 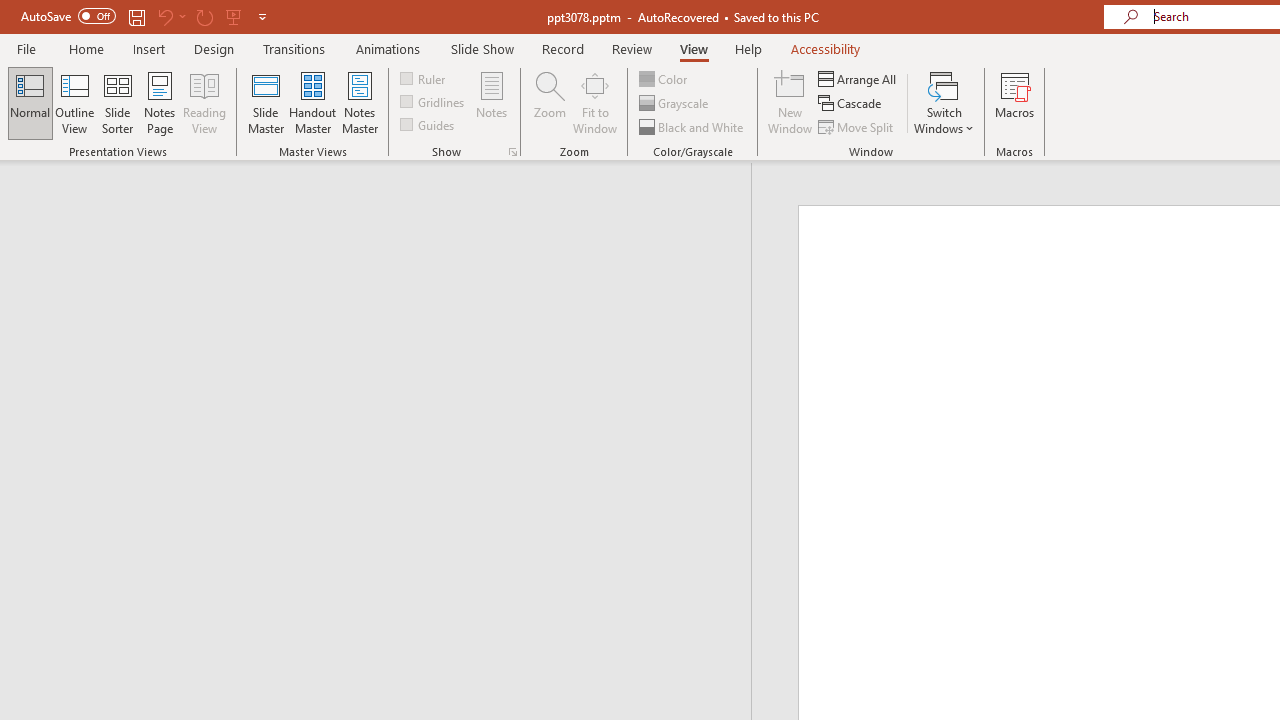 What do you see at coordinates (549, 103) in the screenshot?
I see `'Zoom...'` at bounding box center [549, 103].